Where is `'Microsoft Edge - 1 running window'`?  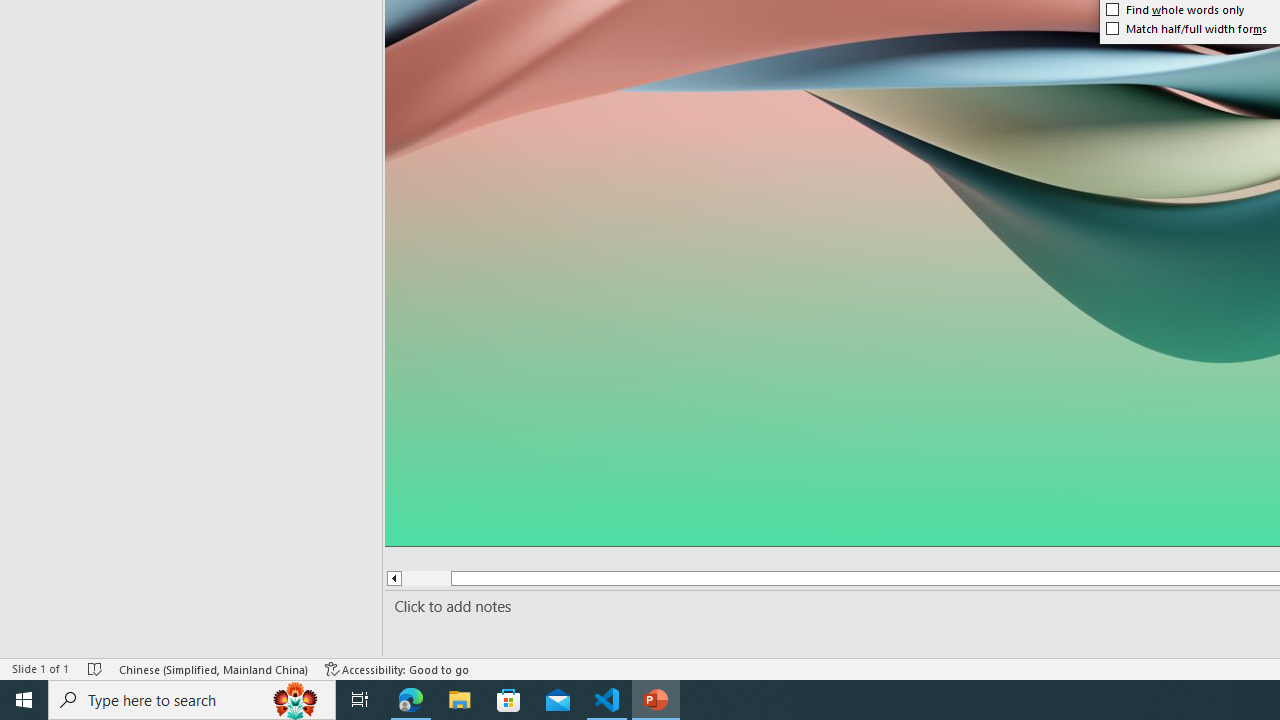
'Microsoft Edge - 1 running window' is located at coordinates (410, 698).